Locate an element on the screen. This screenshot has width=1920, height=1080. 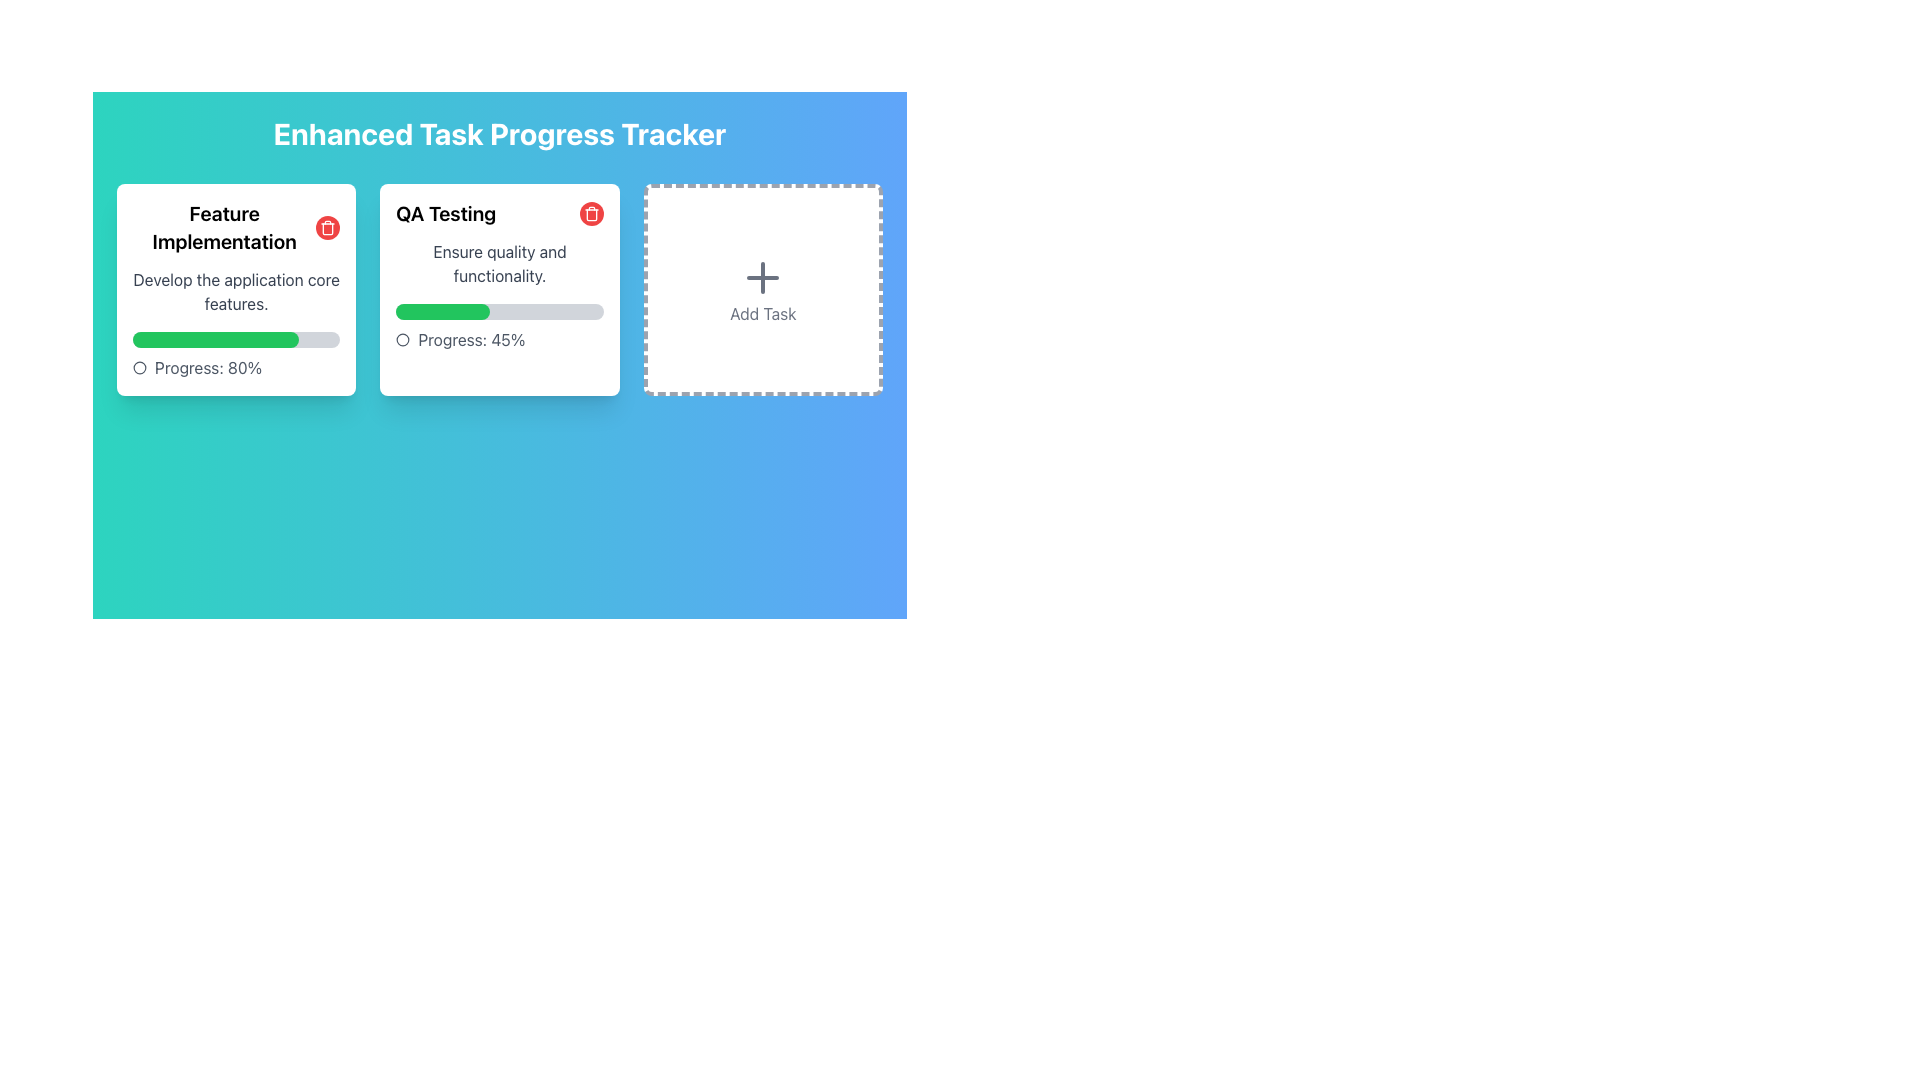
the green progress bar located in the second card beneath the heading 'QA Testing' and above the text indicating 'Progress: 45%.' is located at coordinates (441, 312).